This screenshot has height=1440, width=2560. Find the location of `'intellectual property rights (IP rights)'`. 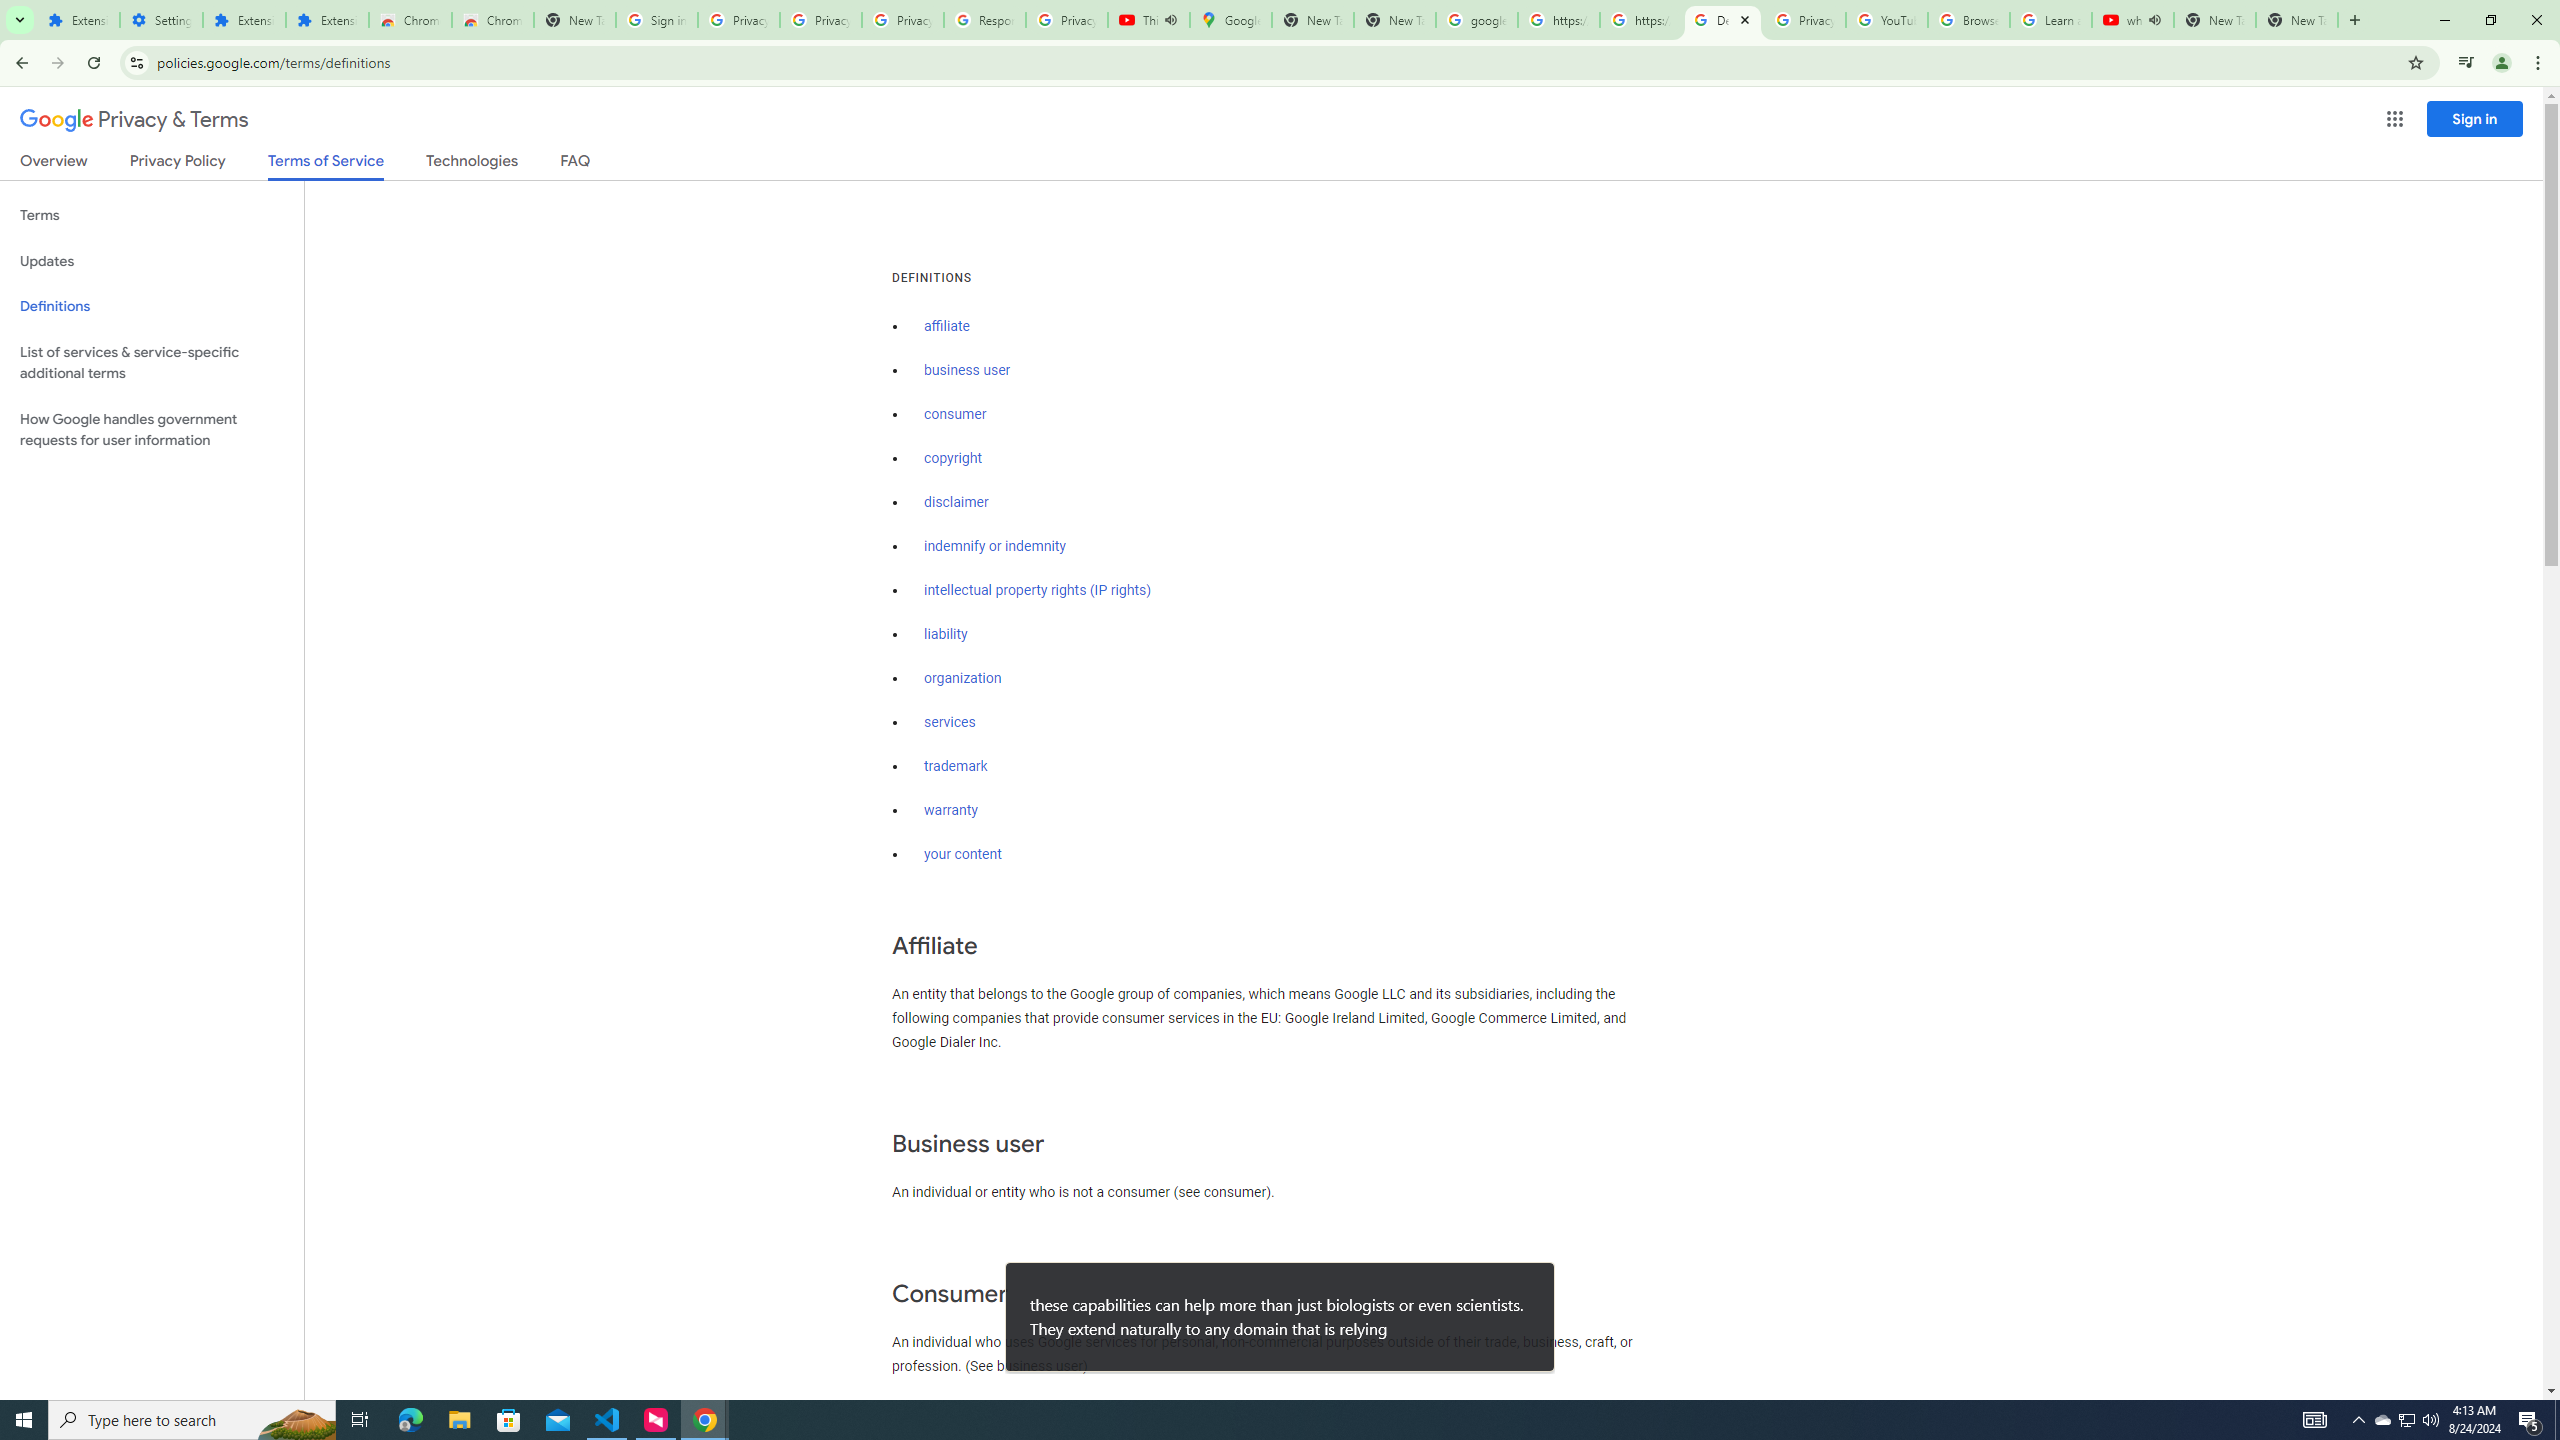

'intellectual property rights (IP rights)' is located at coordinates (1038, 590).